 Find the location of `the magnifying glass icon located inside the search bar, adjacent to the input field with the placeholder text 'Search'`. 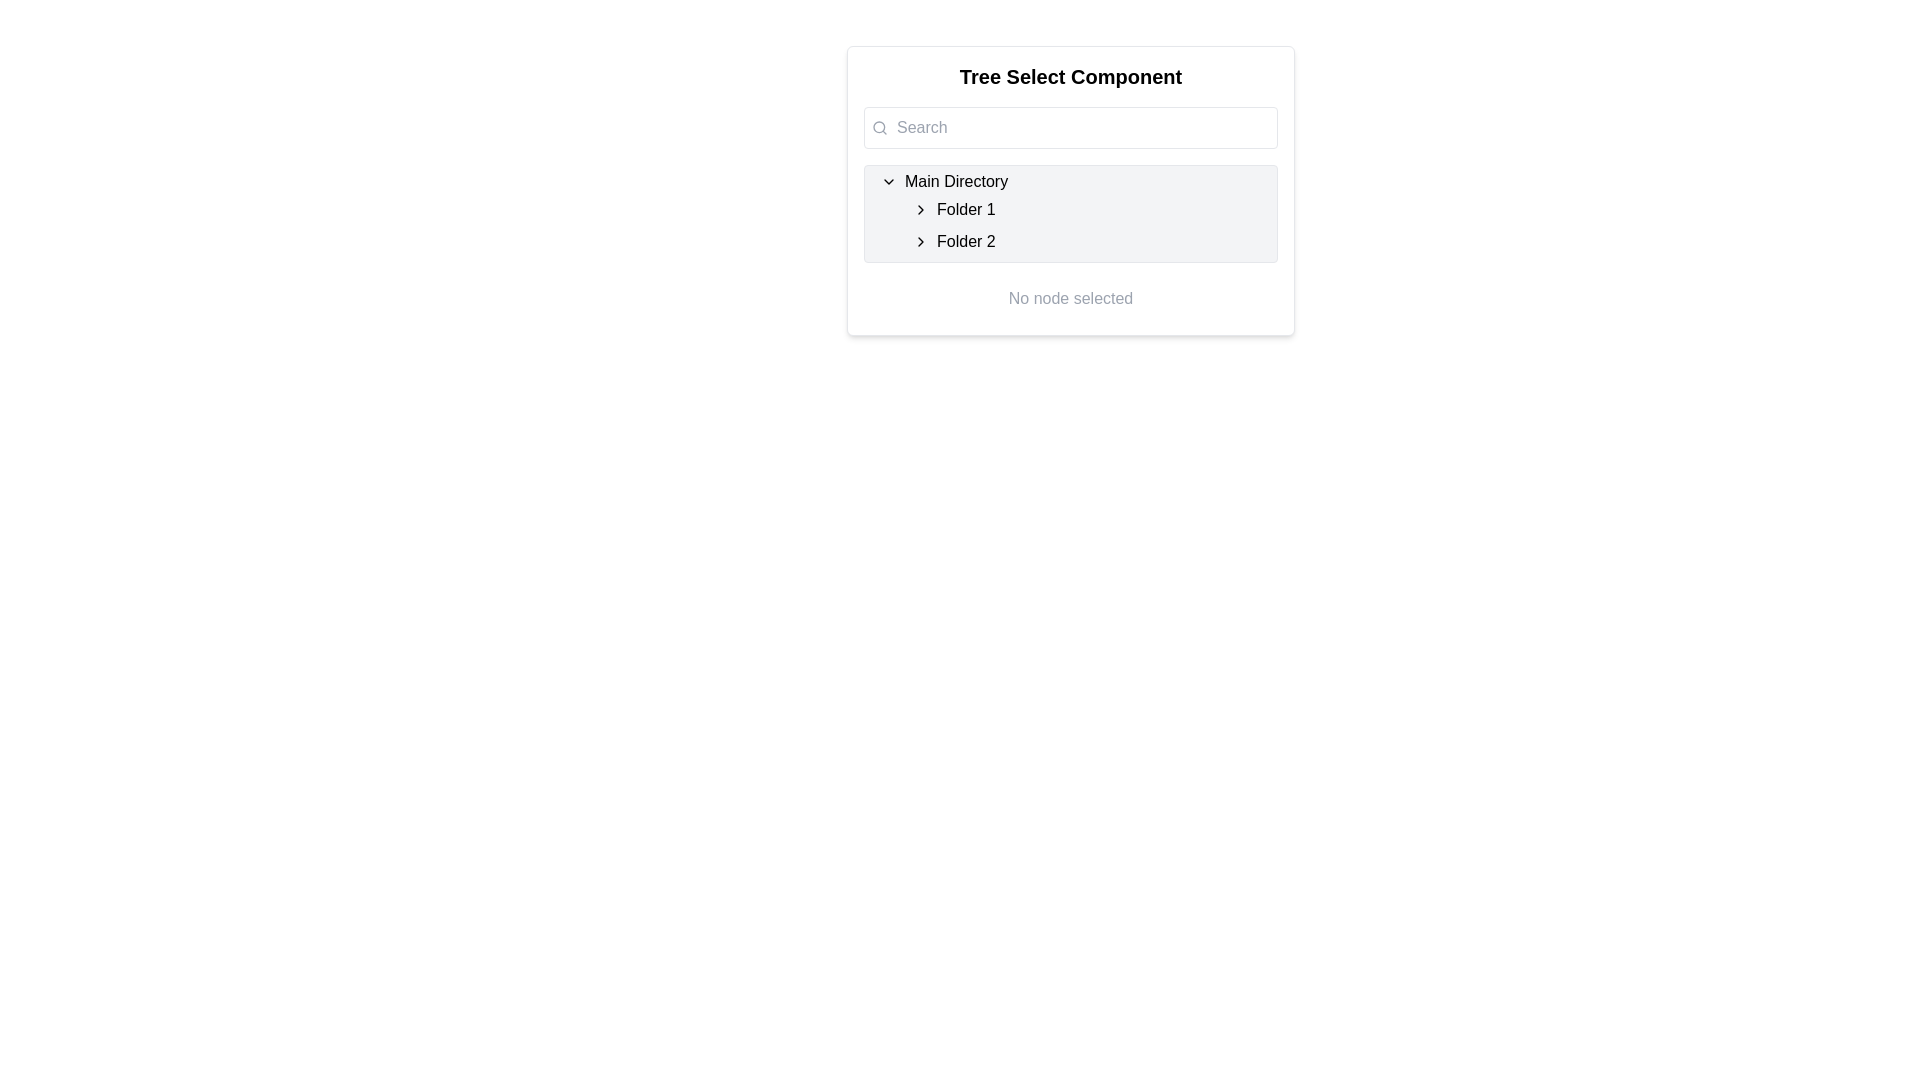

the magnifying glass icon located inside the search bar, adjacent to the input field with the placeholder text 'Search' is located at coordinates (879, 127).